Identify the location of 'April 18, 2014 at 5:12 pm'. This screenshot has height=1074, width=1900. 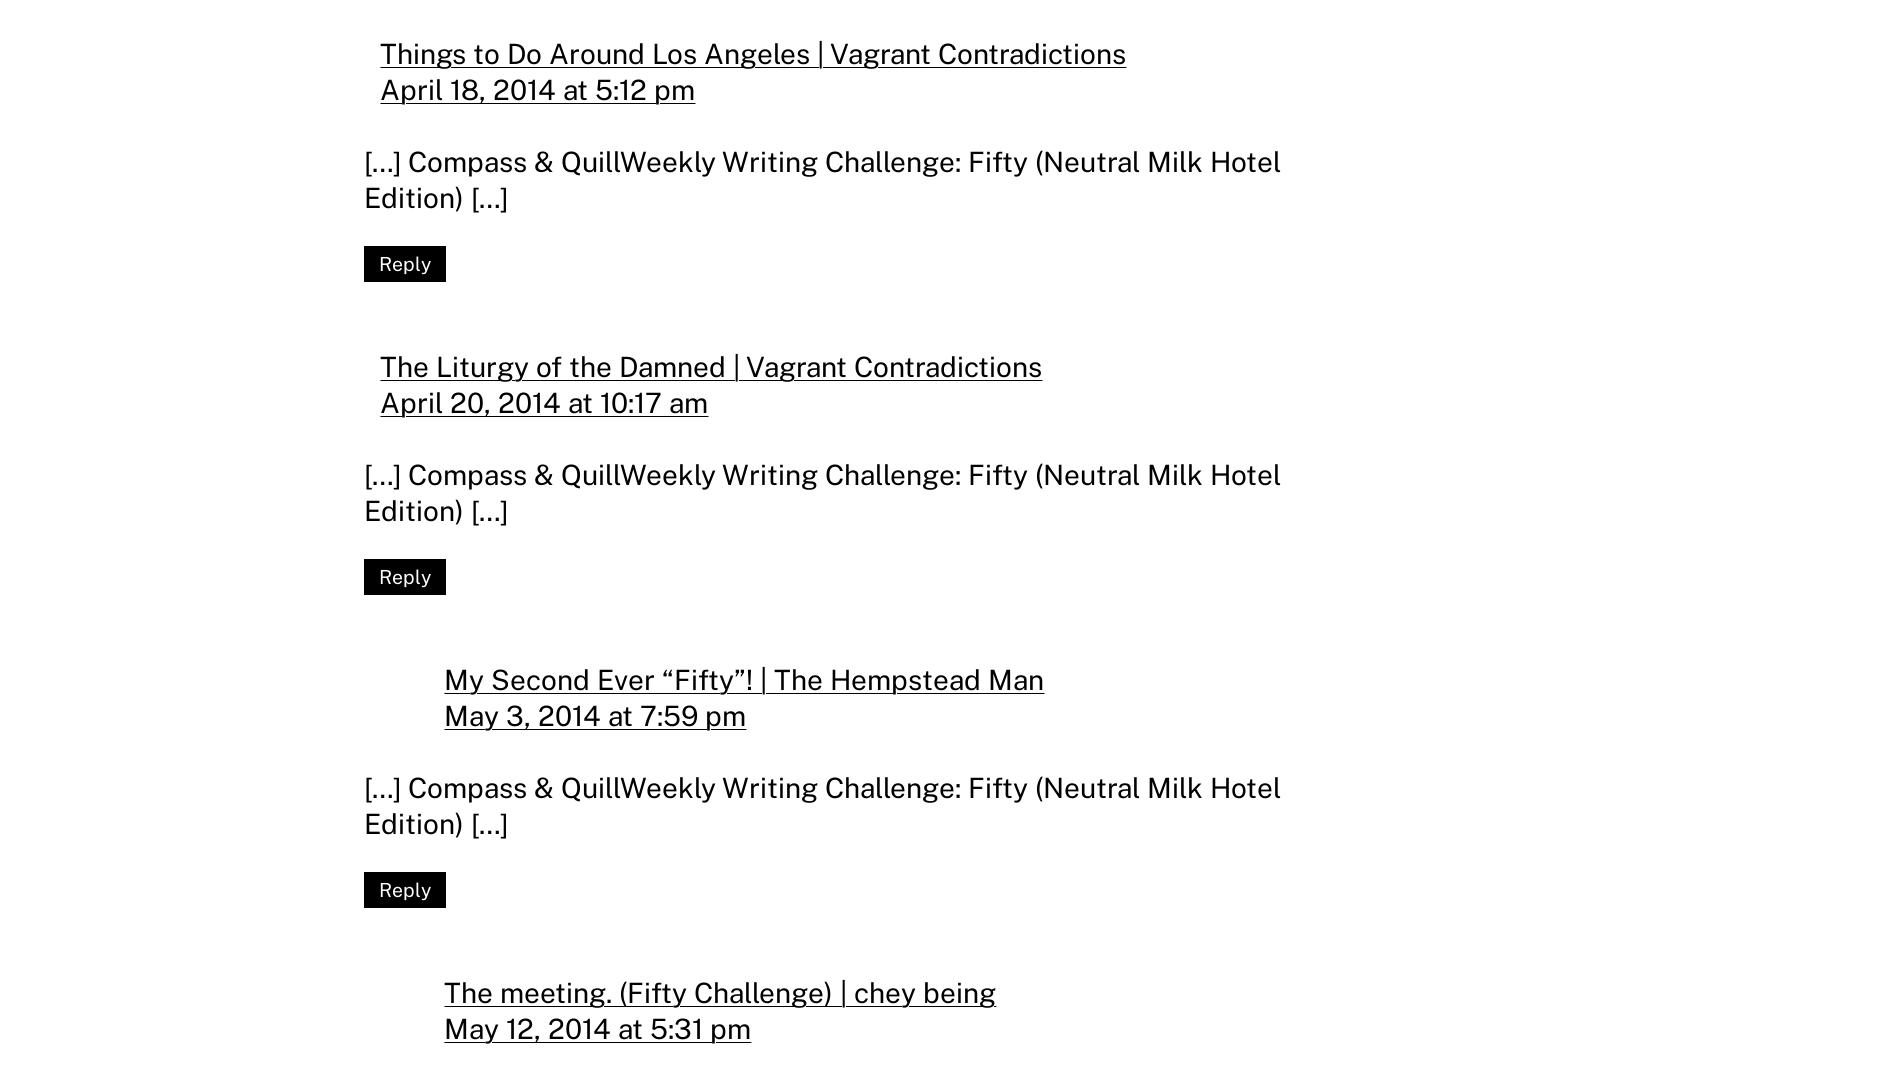
(537, 89).